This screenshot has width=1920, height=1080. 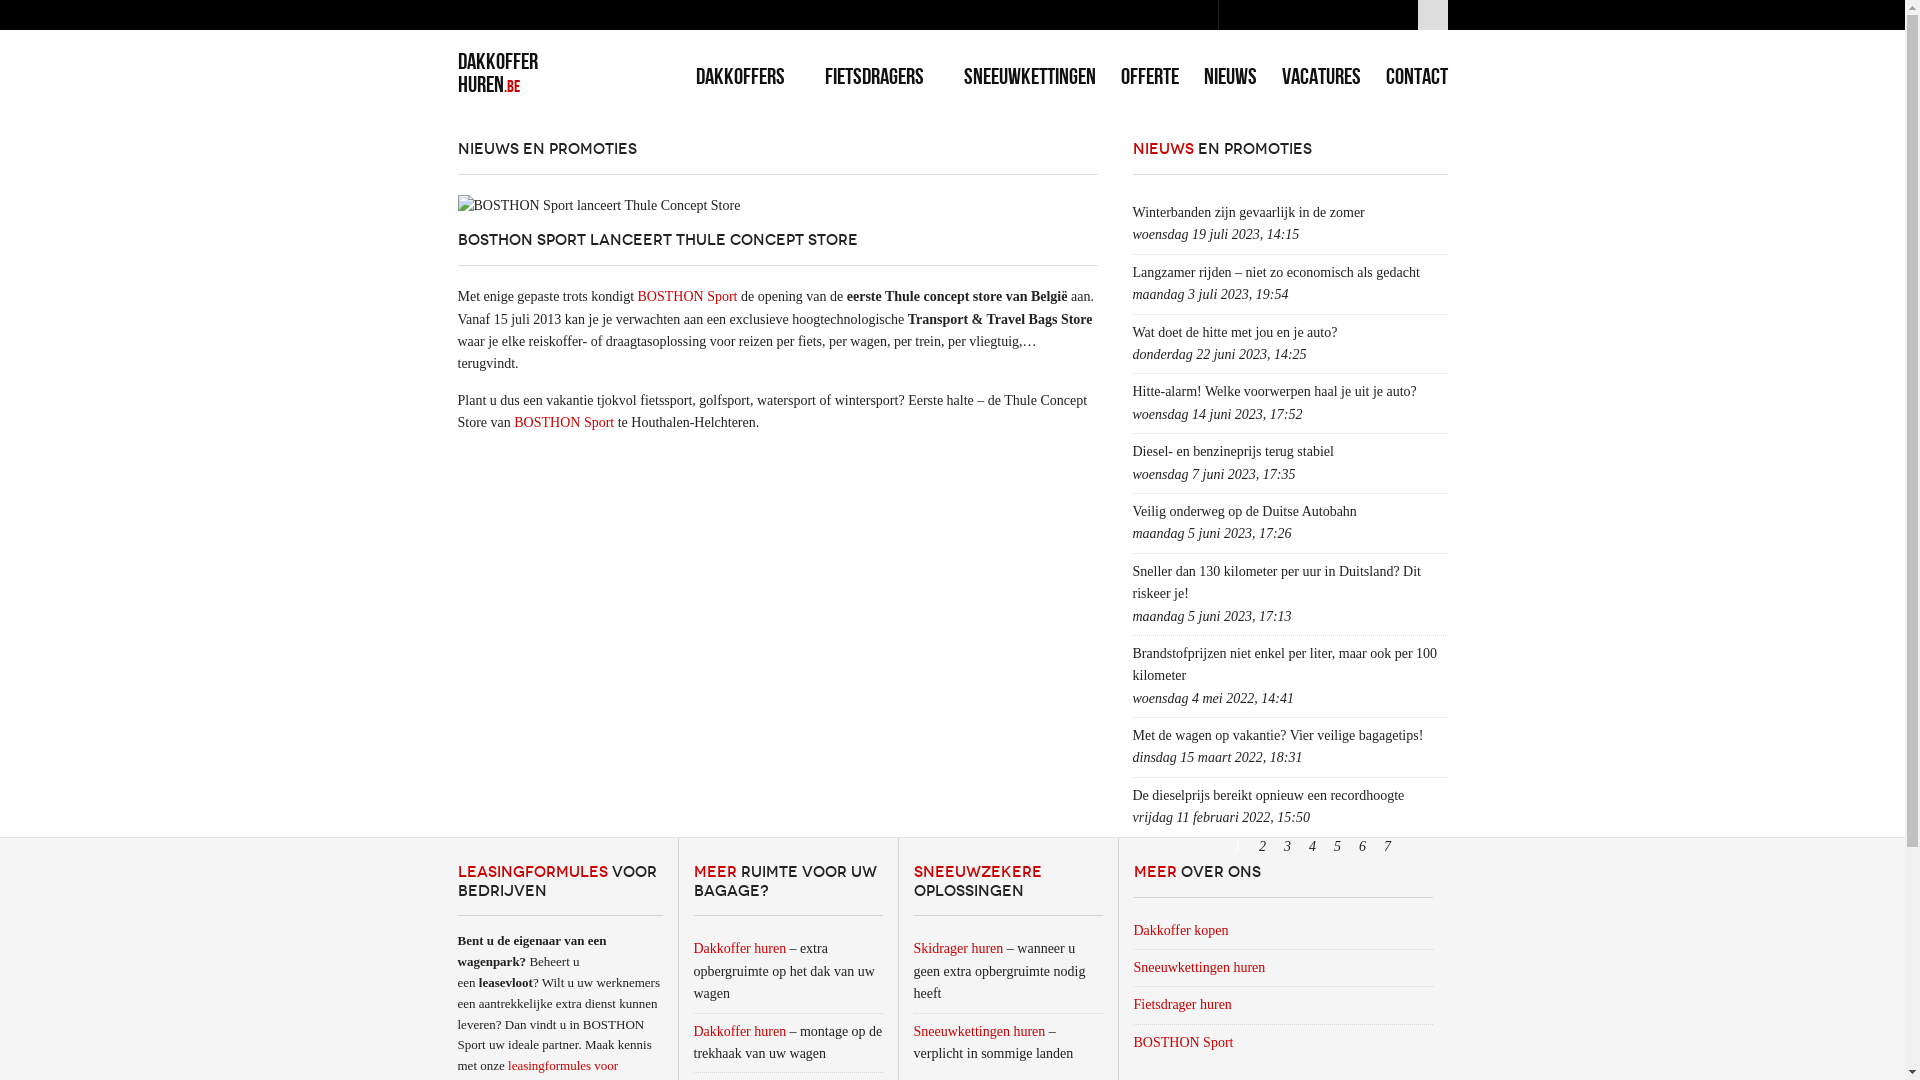 I want to click on ' ', so click(x=1432, y=15).